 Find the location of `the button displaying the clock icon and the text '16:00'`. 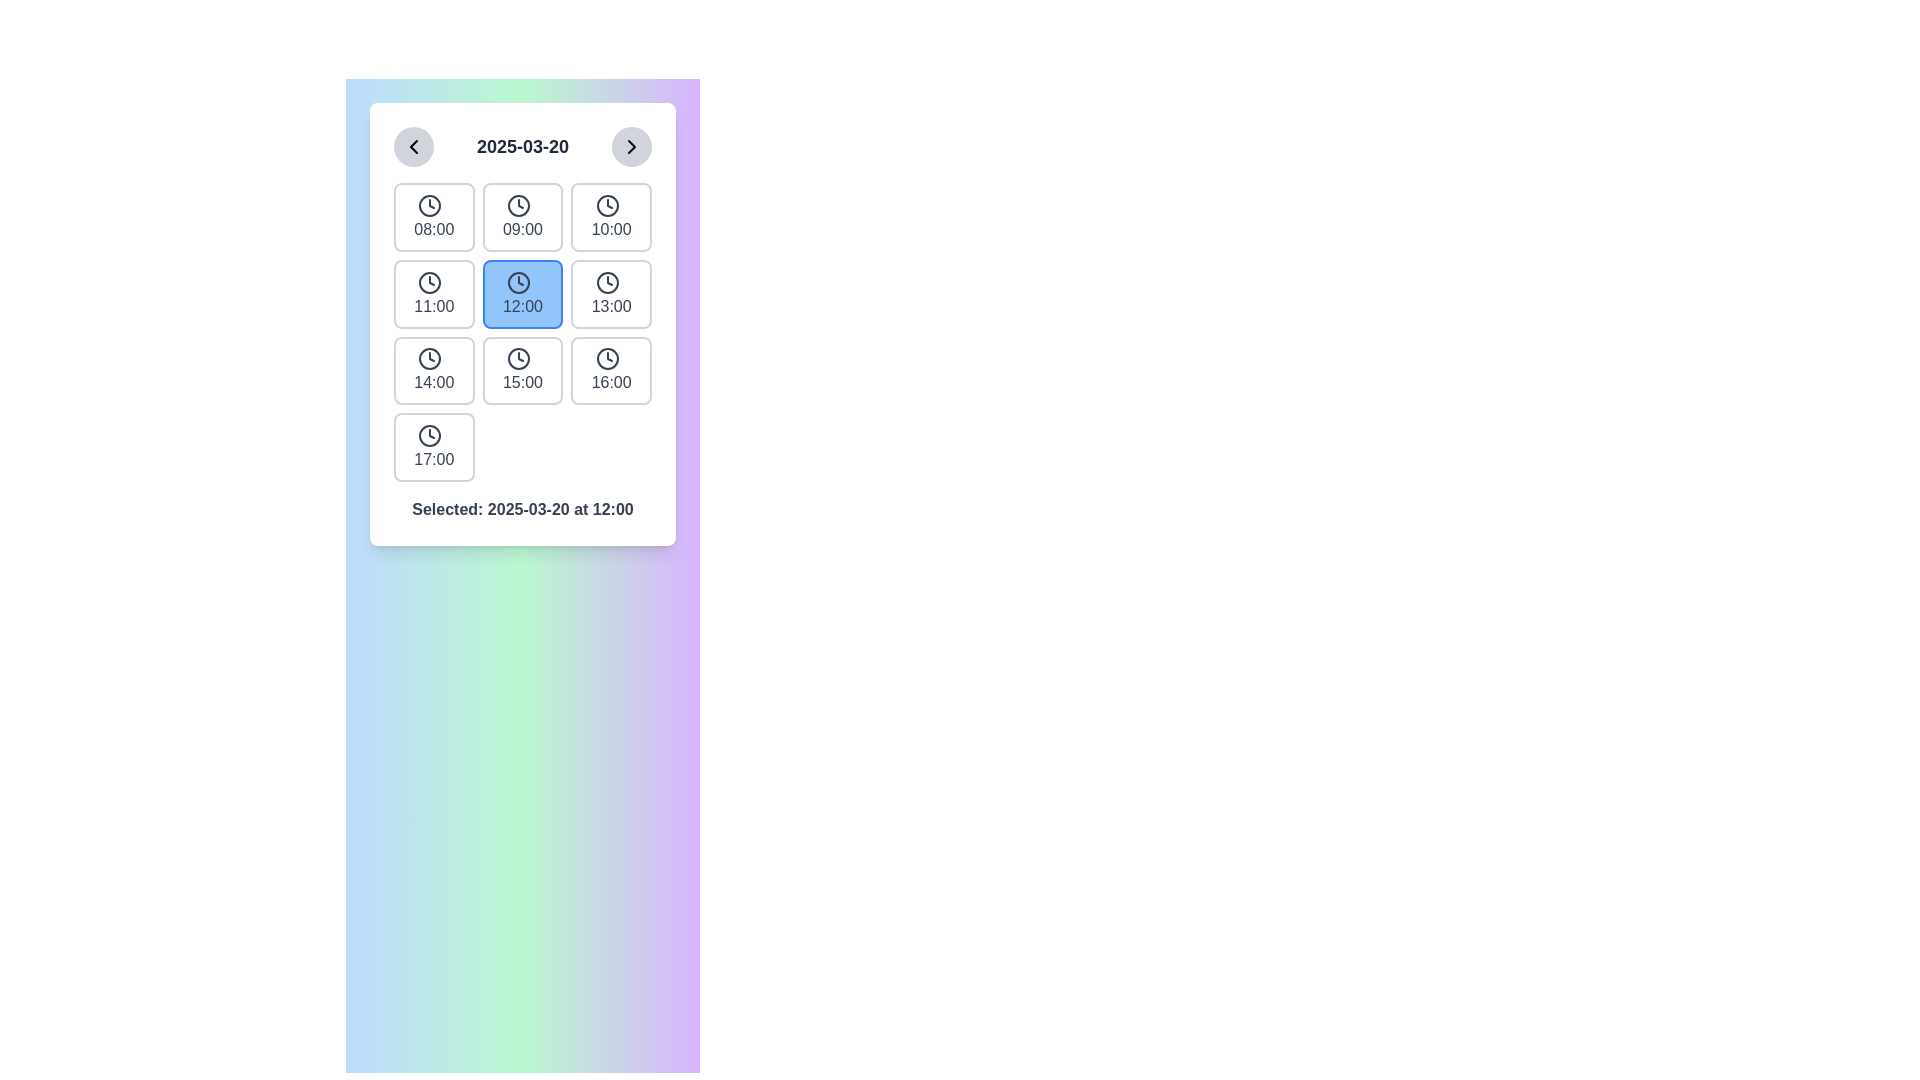

the button displaying the clock icon and the text '16:00' is located at coordinates (610, 370).